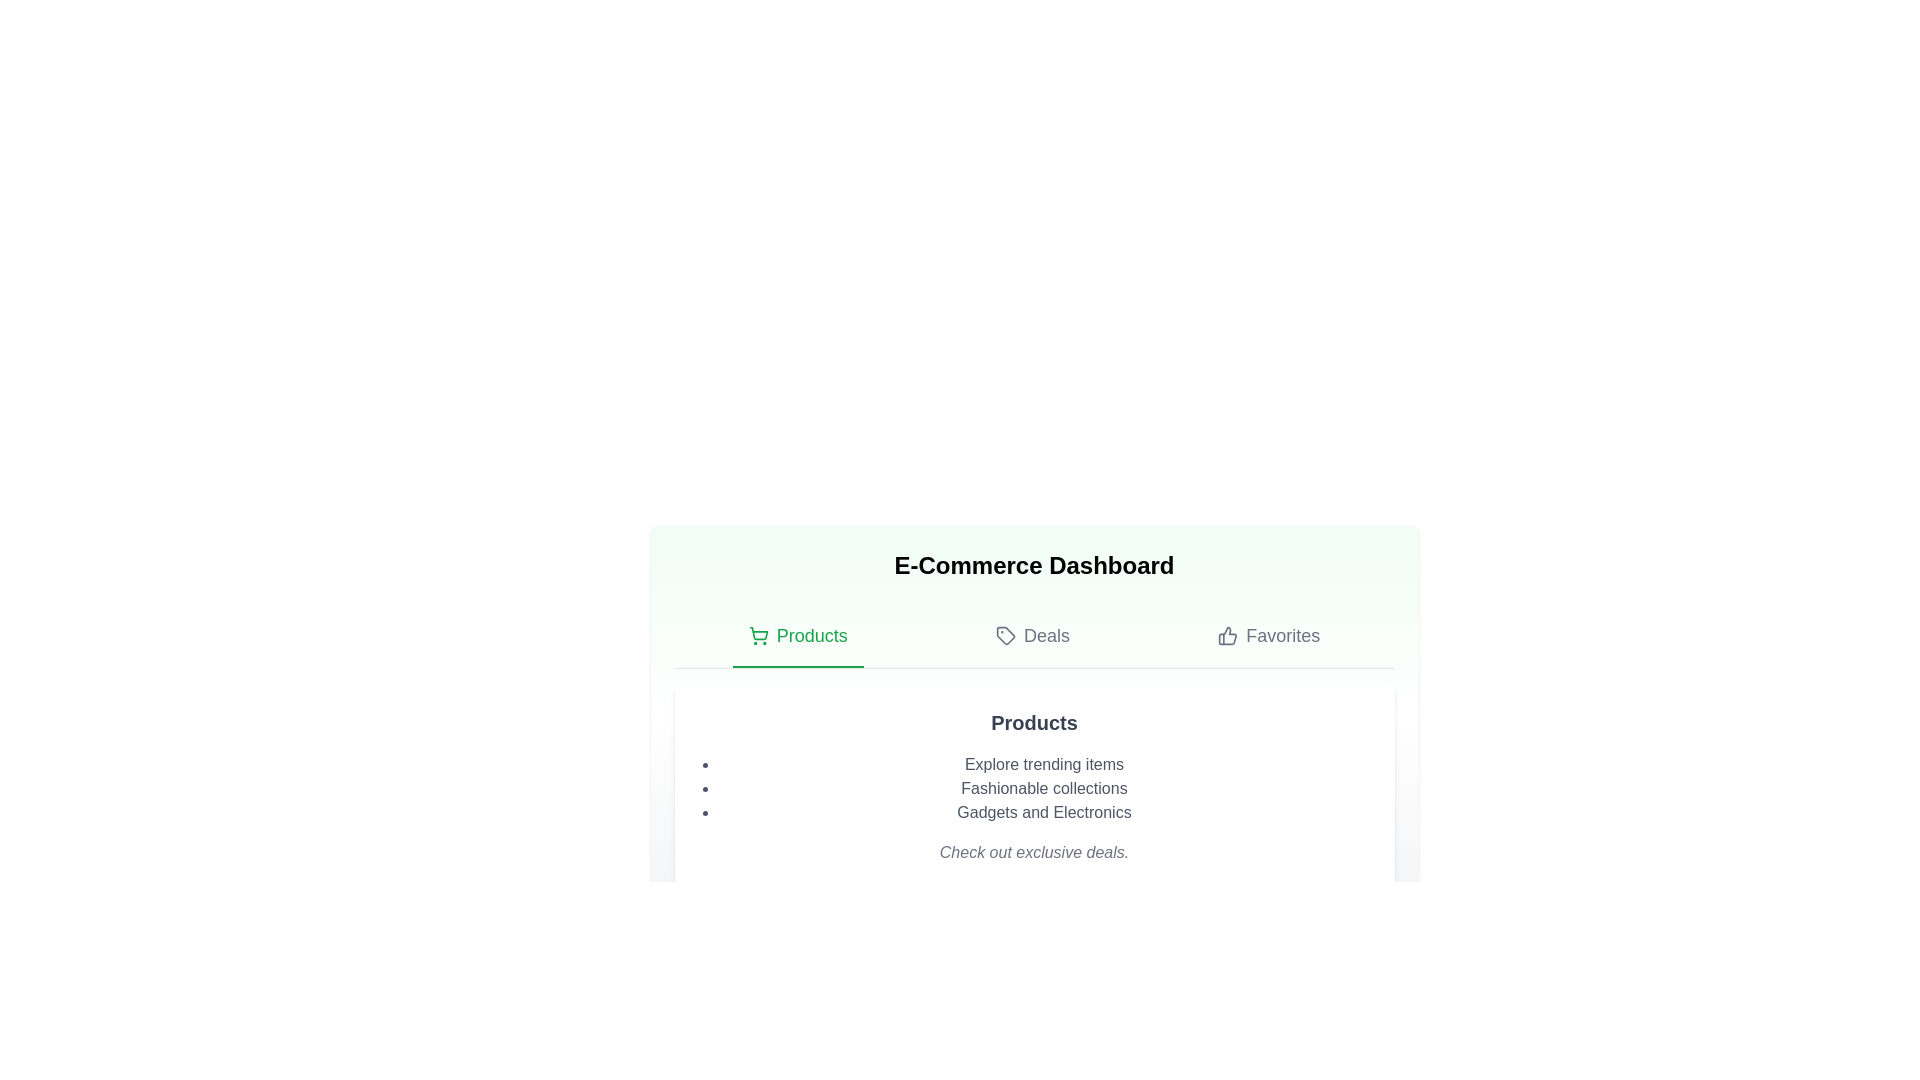 The width and height of the screenshot is (1920, 1080). Describe the element at coordinates (1043, 788) in the screenshot. I see `the static text component that represents 'Fashionable collections' situated between 'Explore trending items' and 'Gadgets and Electronics' in the product listing` at that location.